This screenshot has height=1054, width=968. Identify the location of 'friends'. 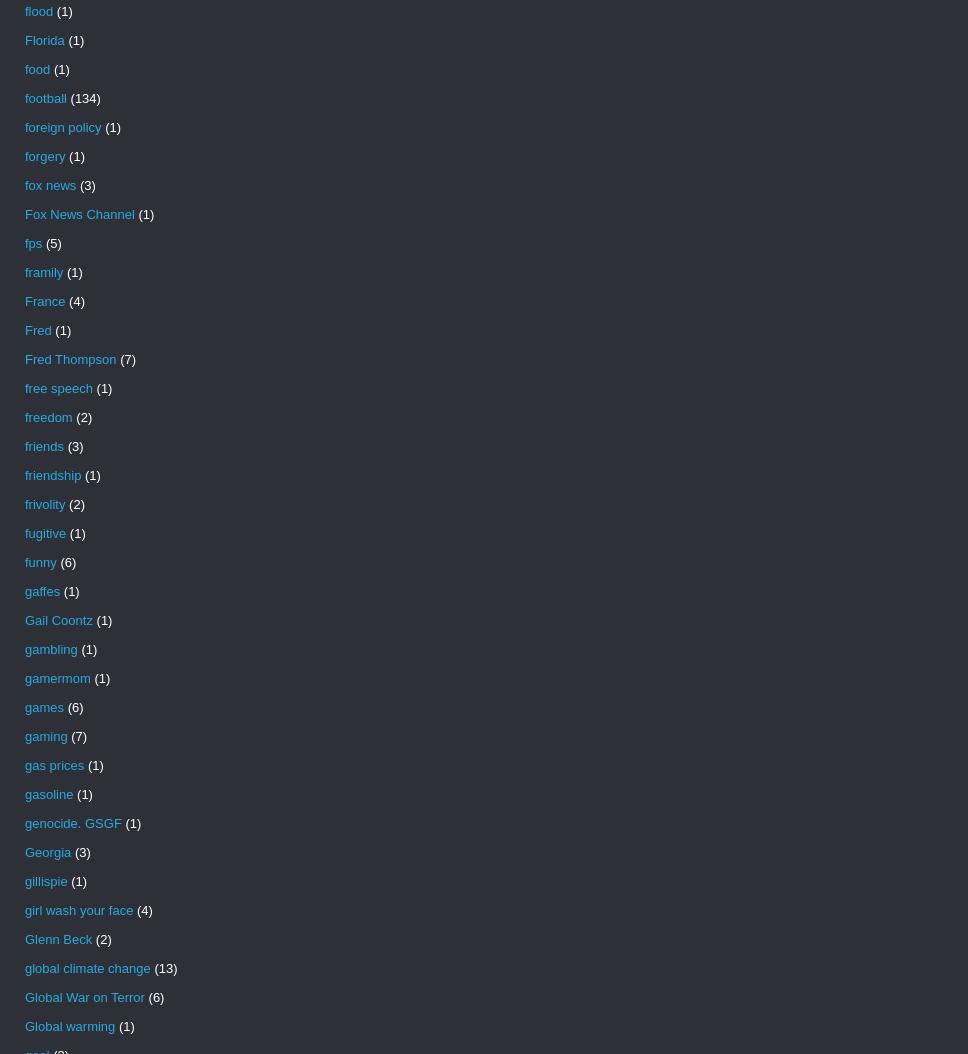
(43, 446).